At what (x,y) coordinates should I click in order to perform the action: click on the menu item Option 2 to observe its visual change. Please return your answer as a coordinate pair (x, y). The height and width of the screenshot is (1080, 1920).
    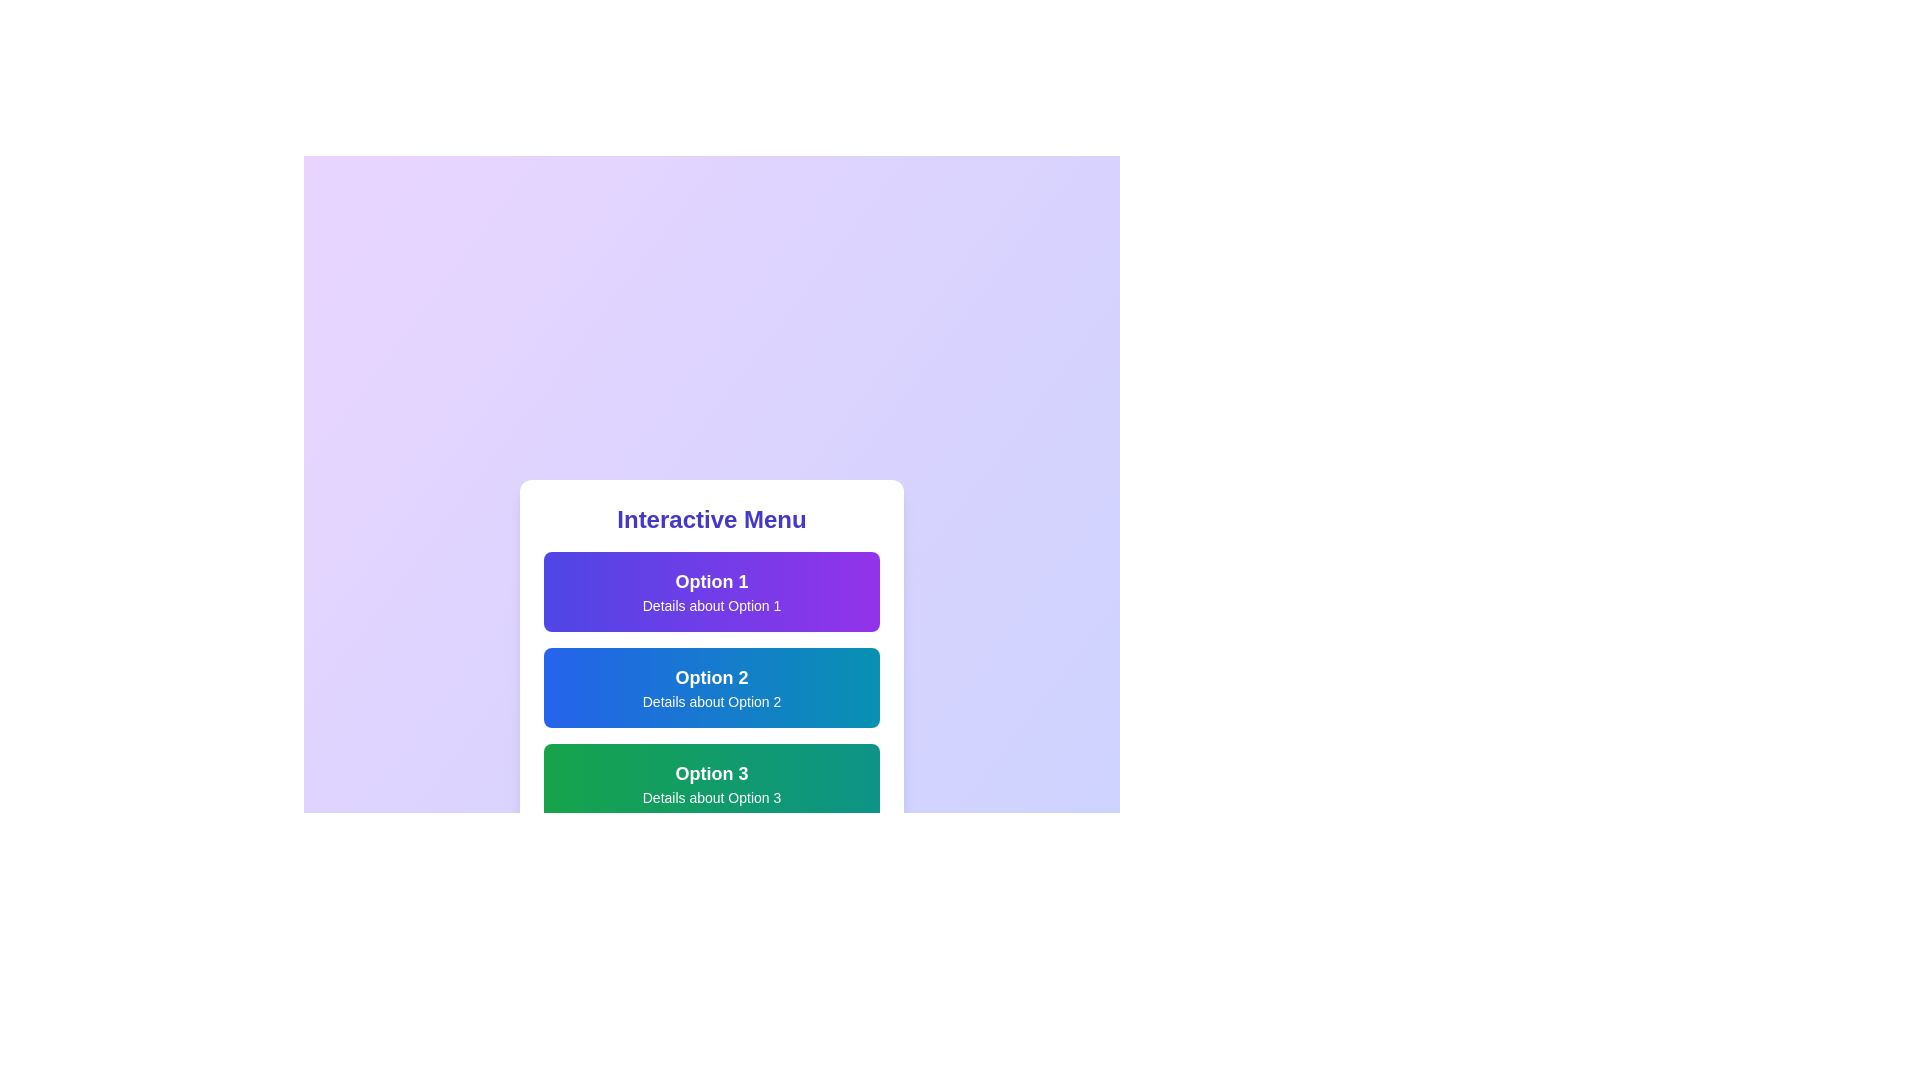
    Looking at the image, I should click on (711, 686).